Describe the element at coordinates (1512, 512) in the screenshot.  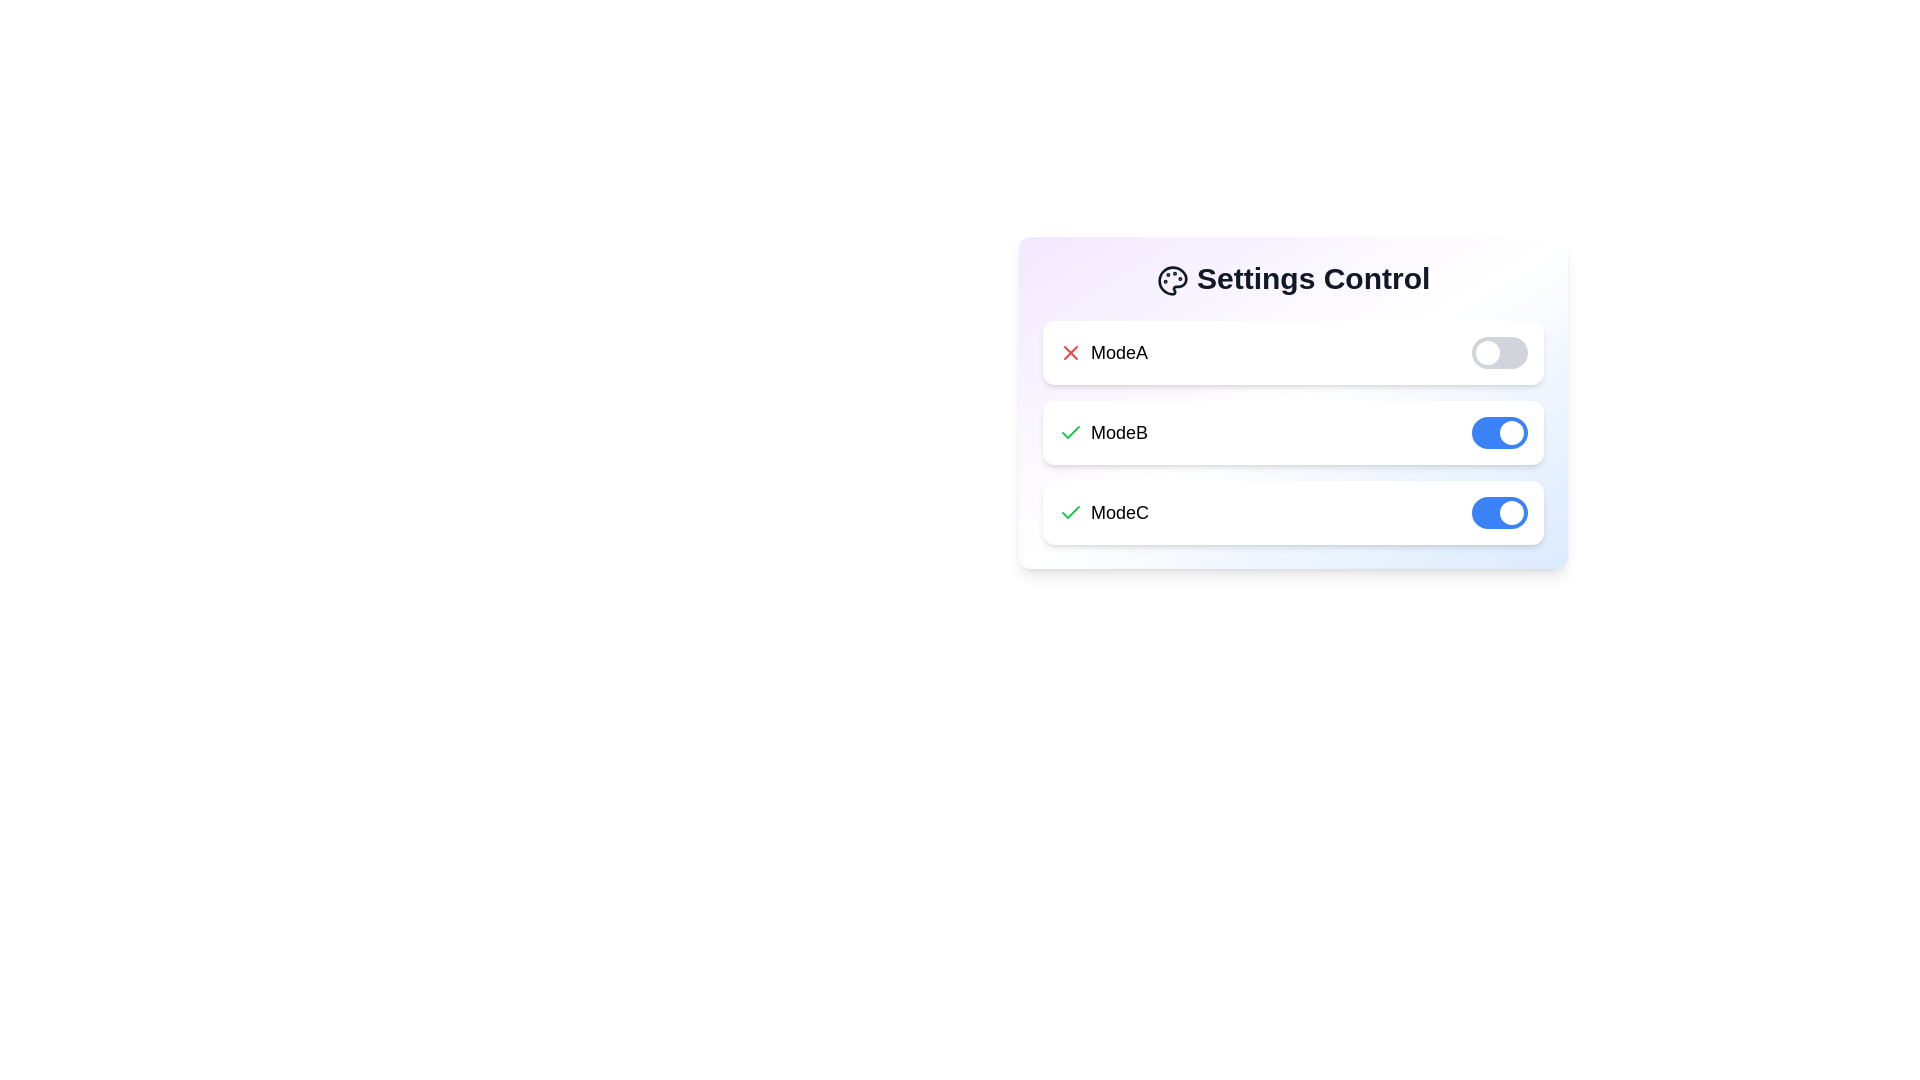
I see `the small circular Toggle Indicator, which is white and surrounded by a blue background` at that location.